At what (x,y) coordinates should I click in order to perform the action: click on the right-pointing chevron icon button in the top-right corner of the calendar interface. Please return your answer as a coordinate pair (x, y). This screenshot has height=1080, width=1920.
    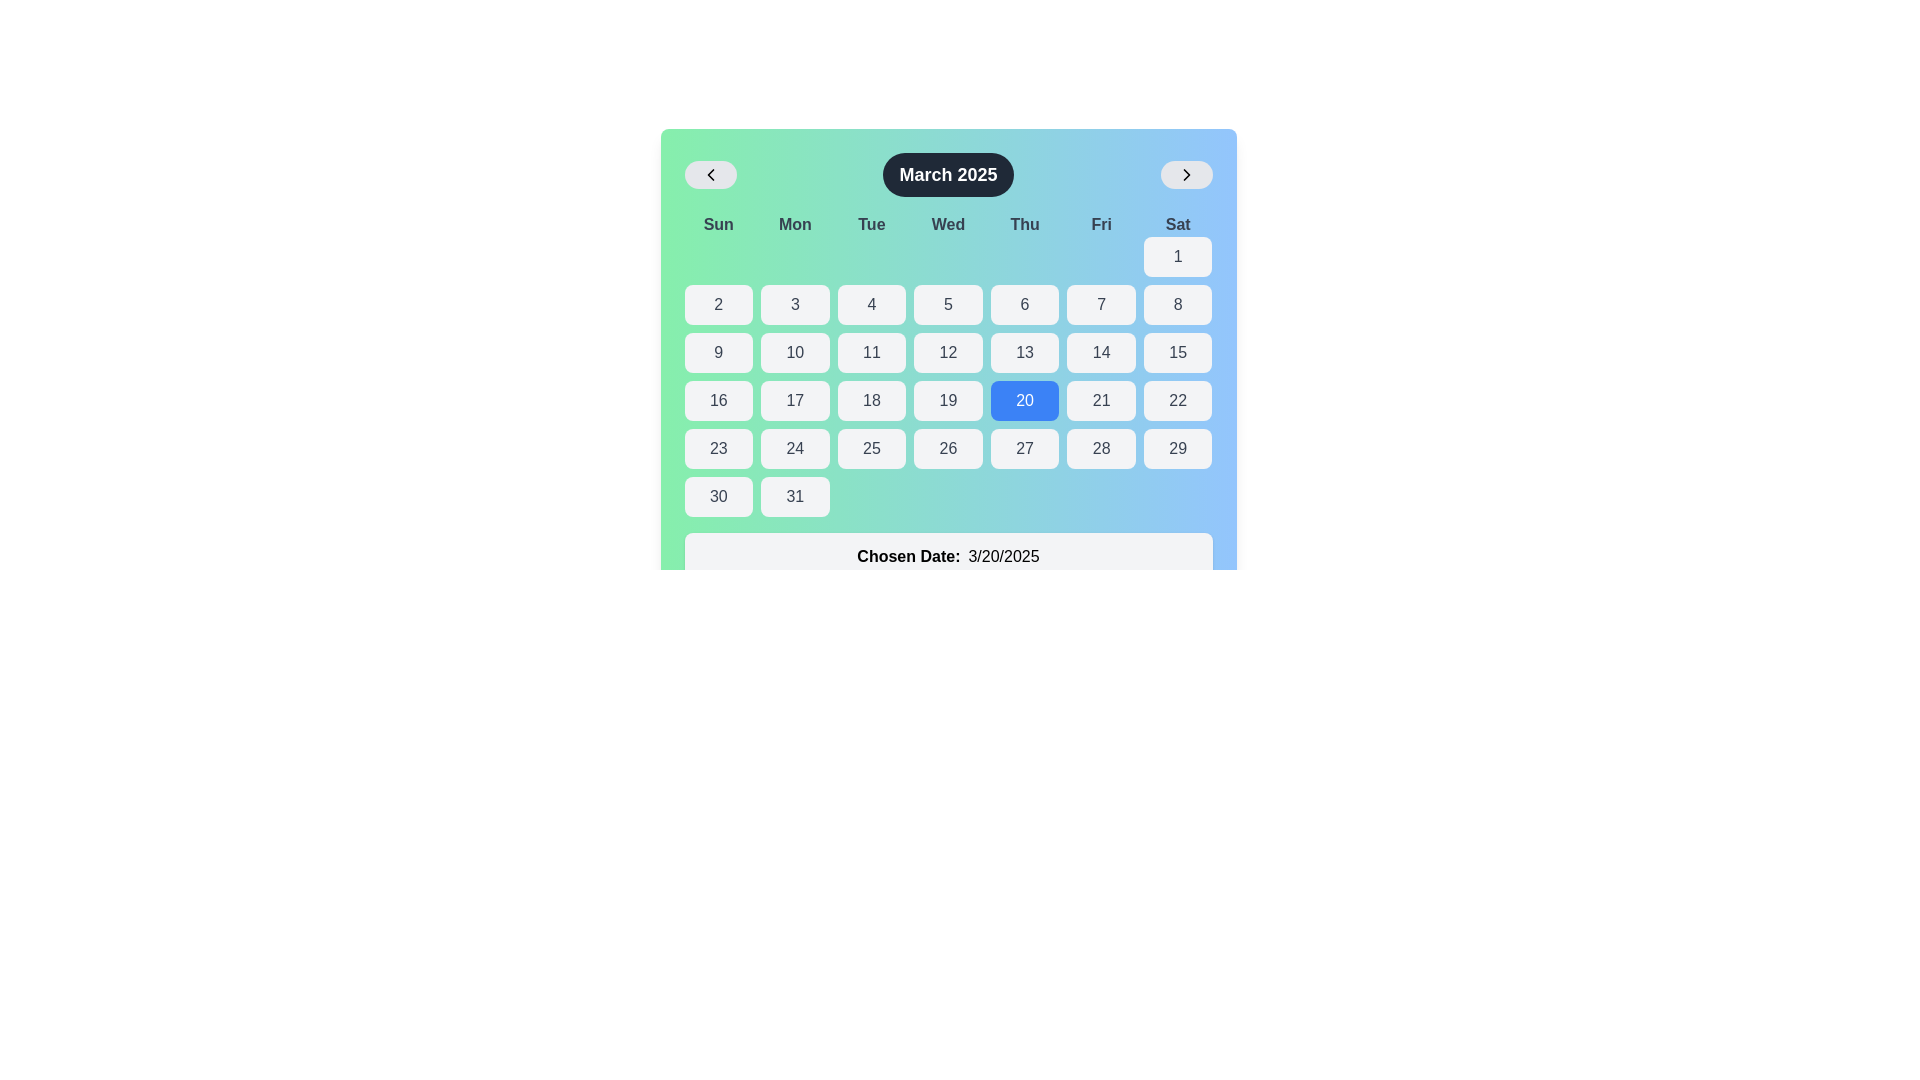
    Looking at the image, I should click on (1186, 173).